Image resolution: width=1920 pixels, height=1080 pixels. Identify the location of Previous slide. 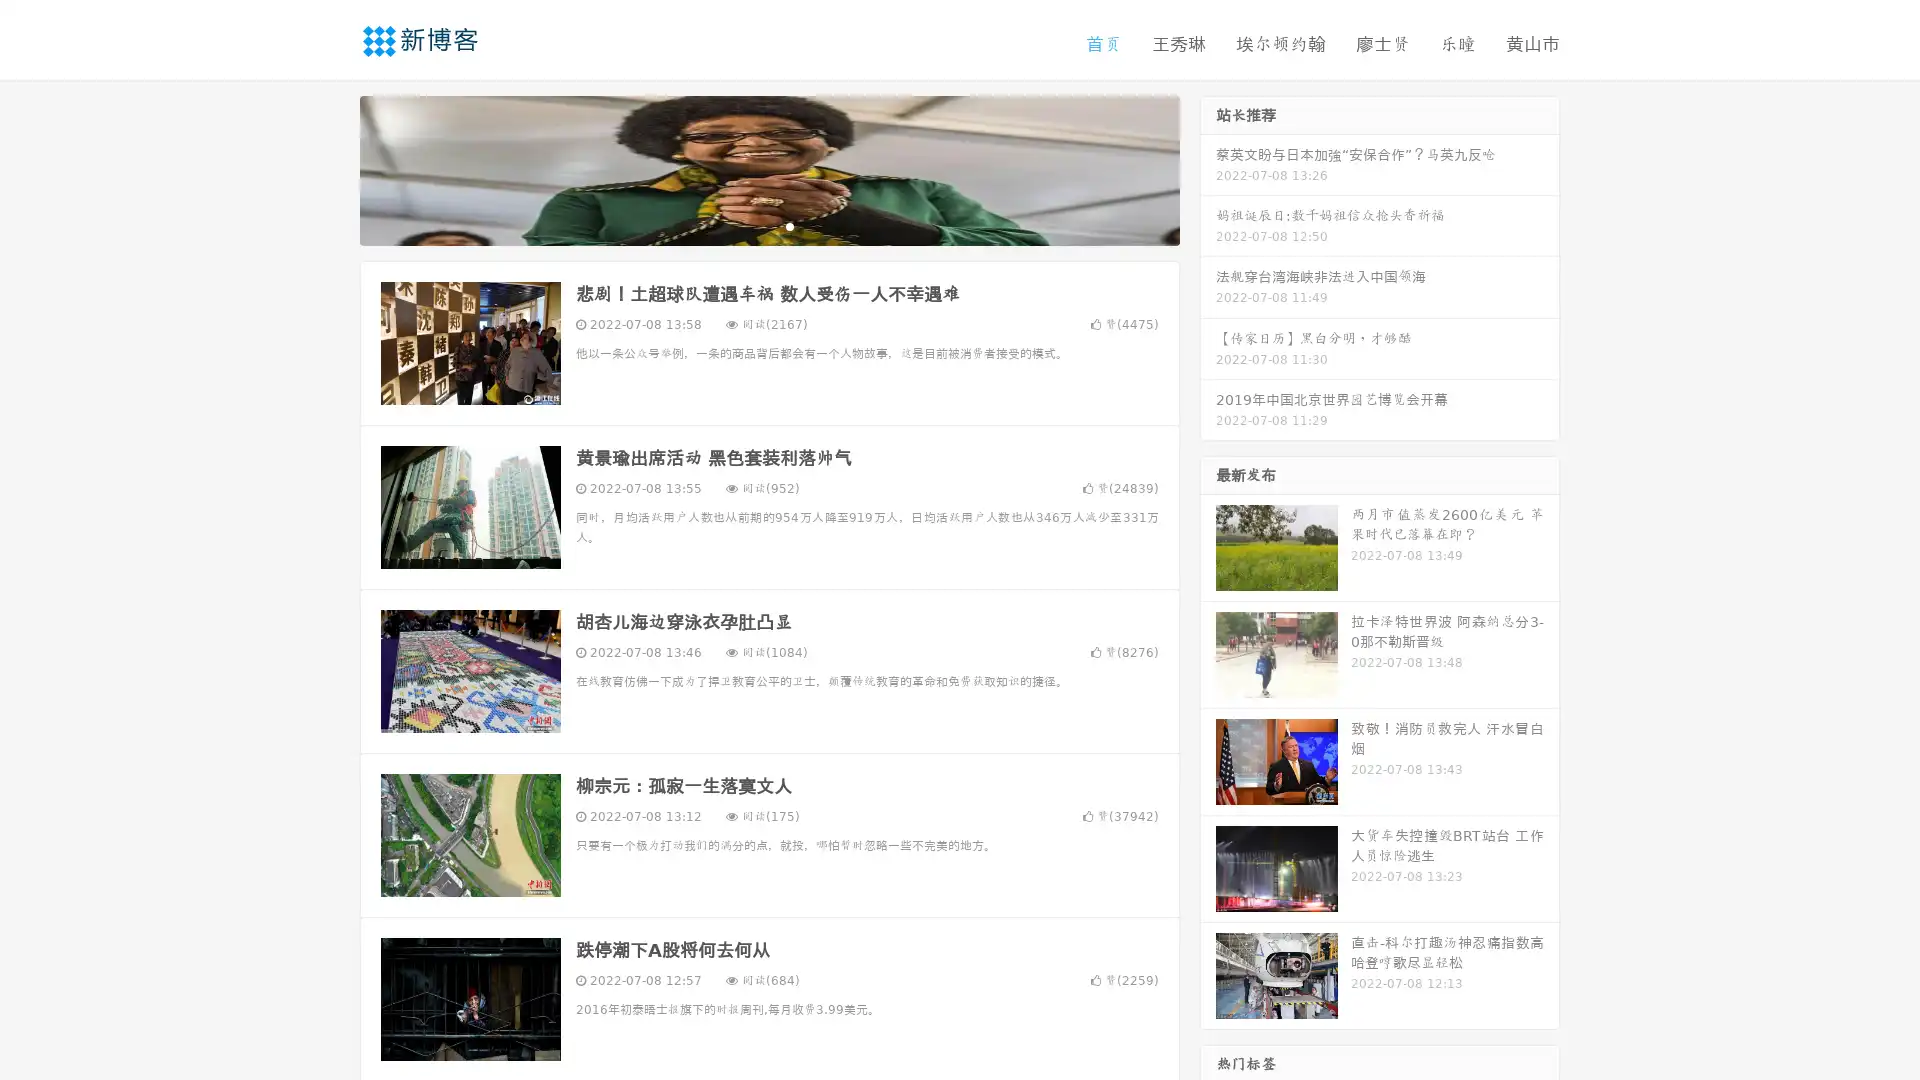
(330, 168).